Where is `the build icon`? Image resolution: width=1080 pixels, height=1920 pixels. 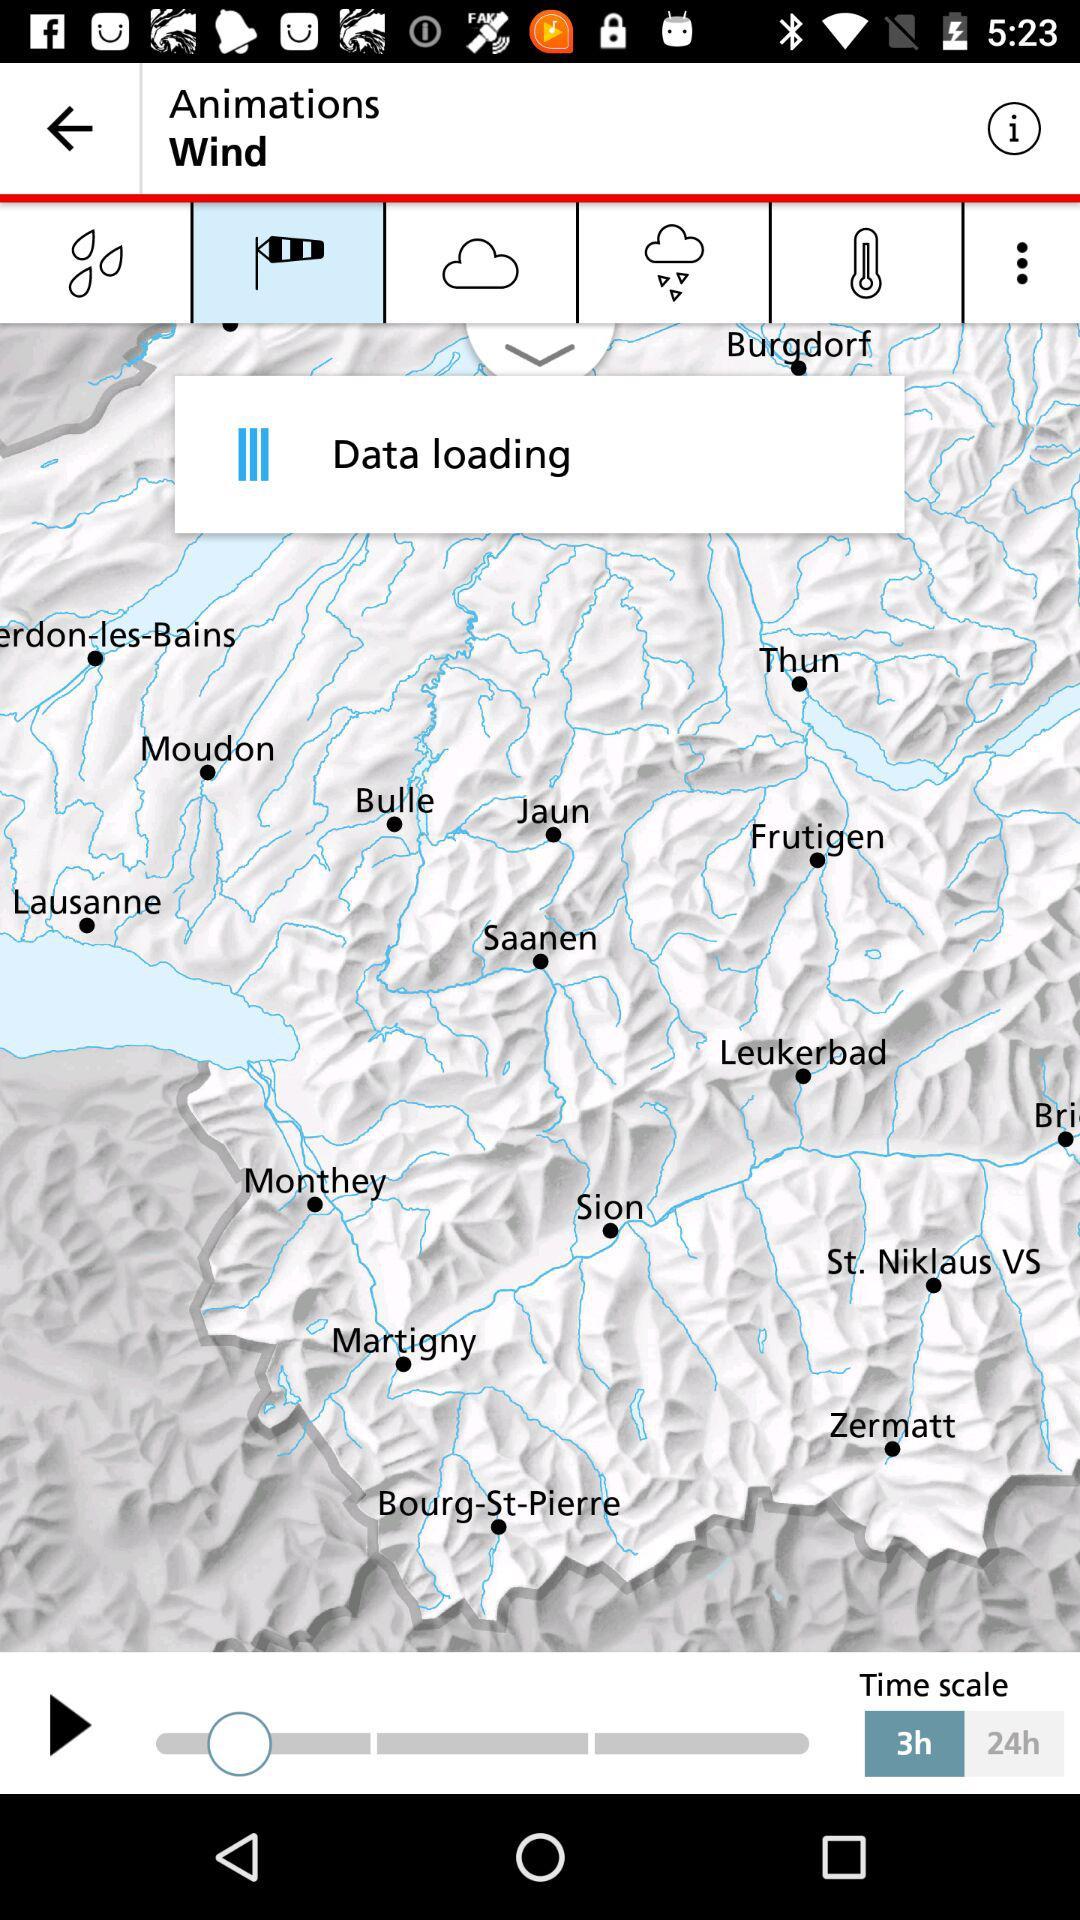
the build icon is located at coordinates (95, 261).